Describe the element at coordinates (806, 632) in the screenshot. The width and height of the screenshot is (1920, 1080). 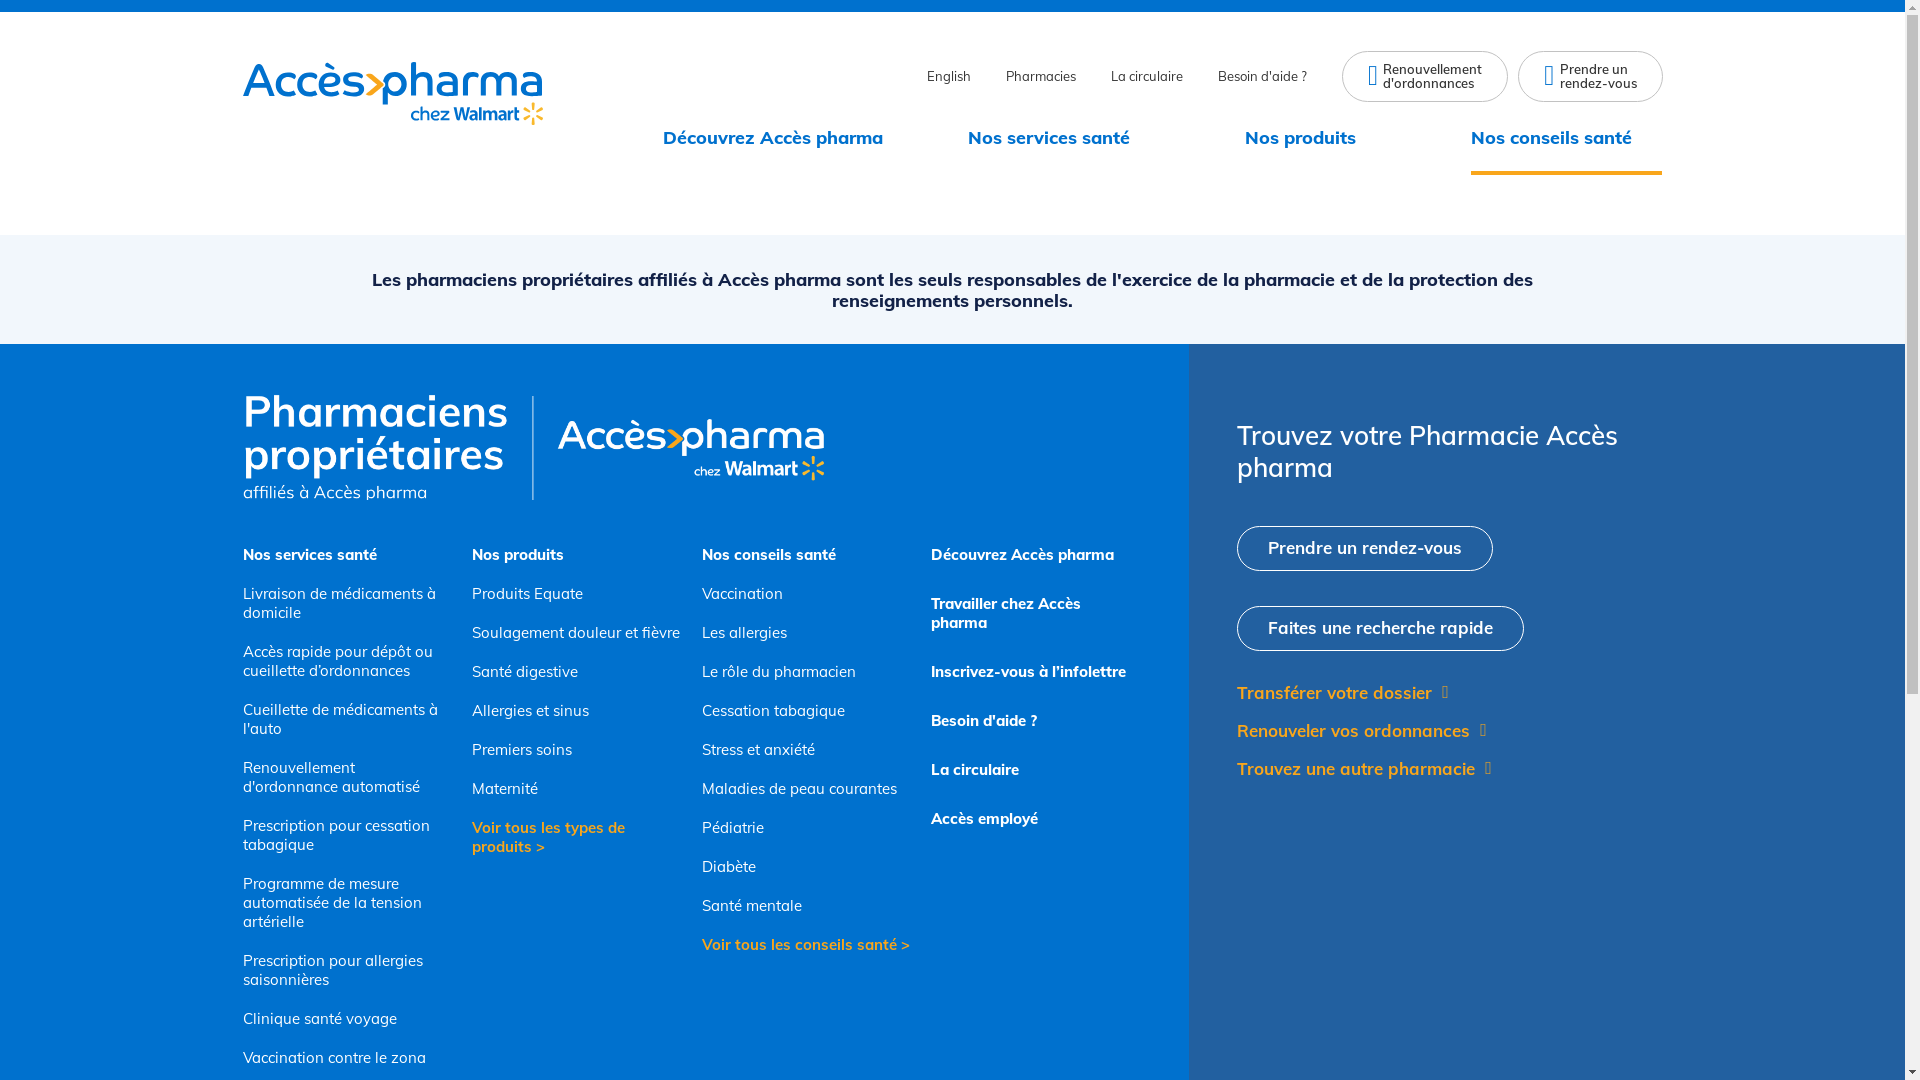
I see `'Les allergies'` at that location.